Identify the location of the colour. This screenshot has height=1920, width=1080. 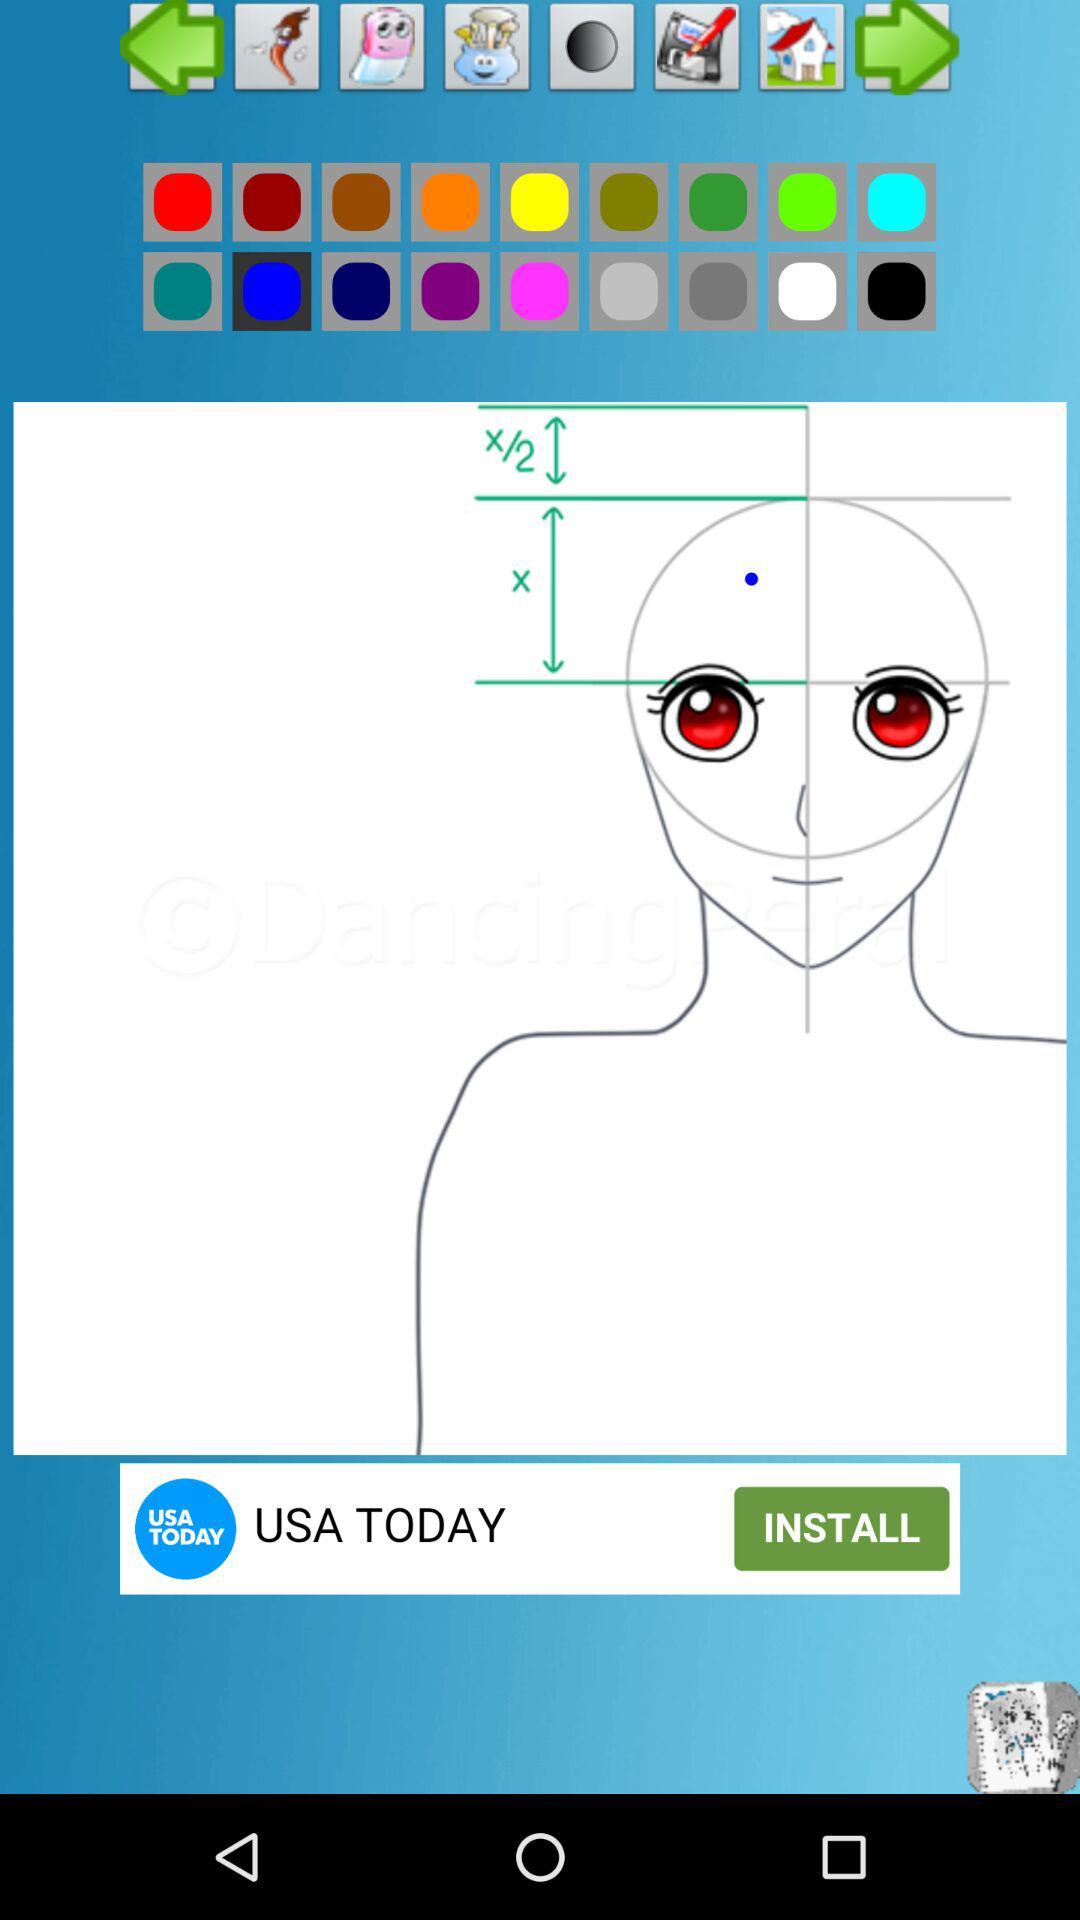
(895, 202).